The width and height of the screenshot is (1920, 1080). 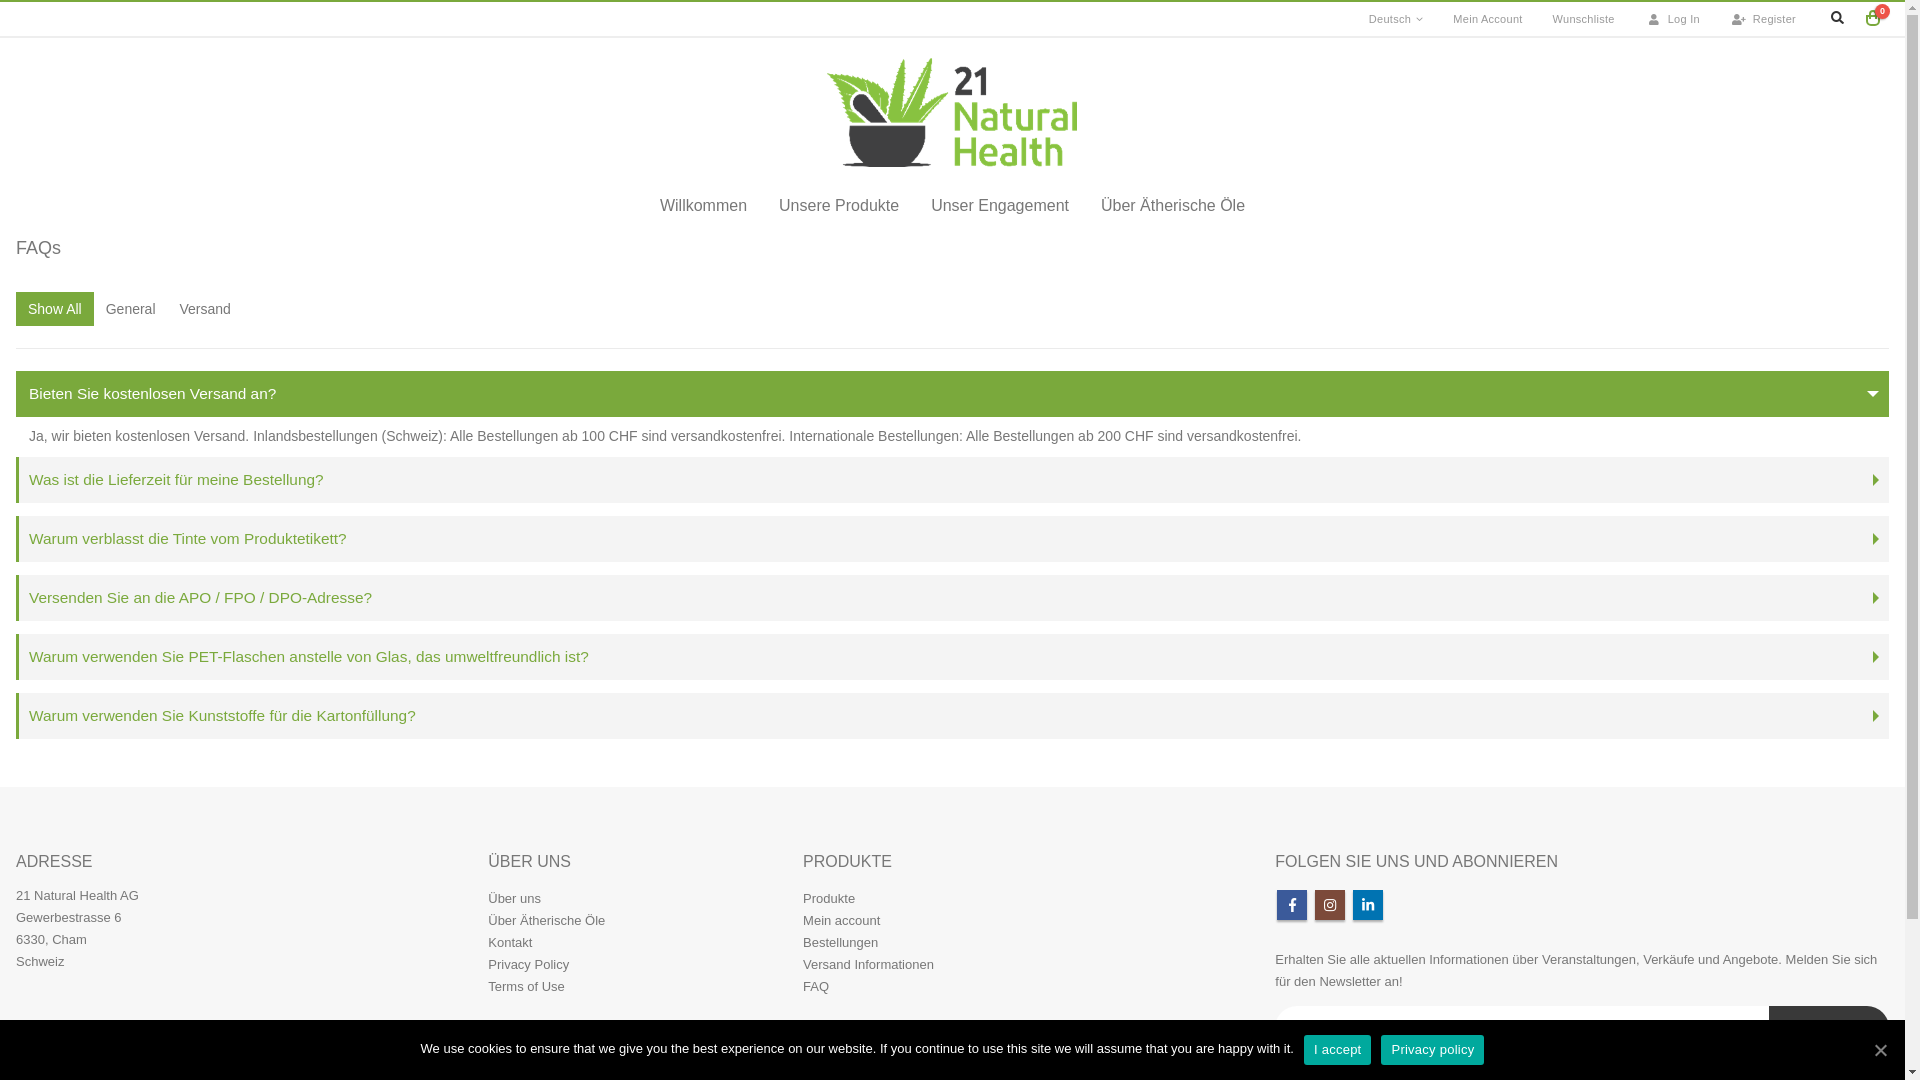 I want to click on 'Wunschliste', so click(x=1583, y=19).